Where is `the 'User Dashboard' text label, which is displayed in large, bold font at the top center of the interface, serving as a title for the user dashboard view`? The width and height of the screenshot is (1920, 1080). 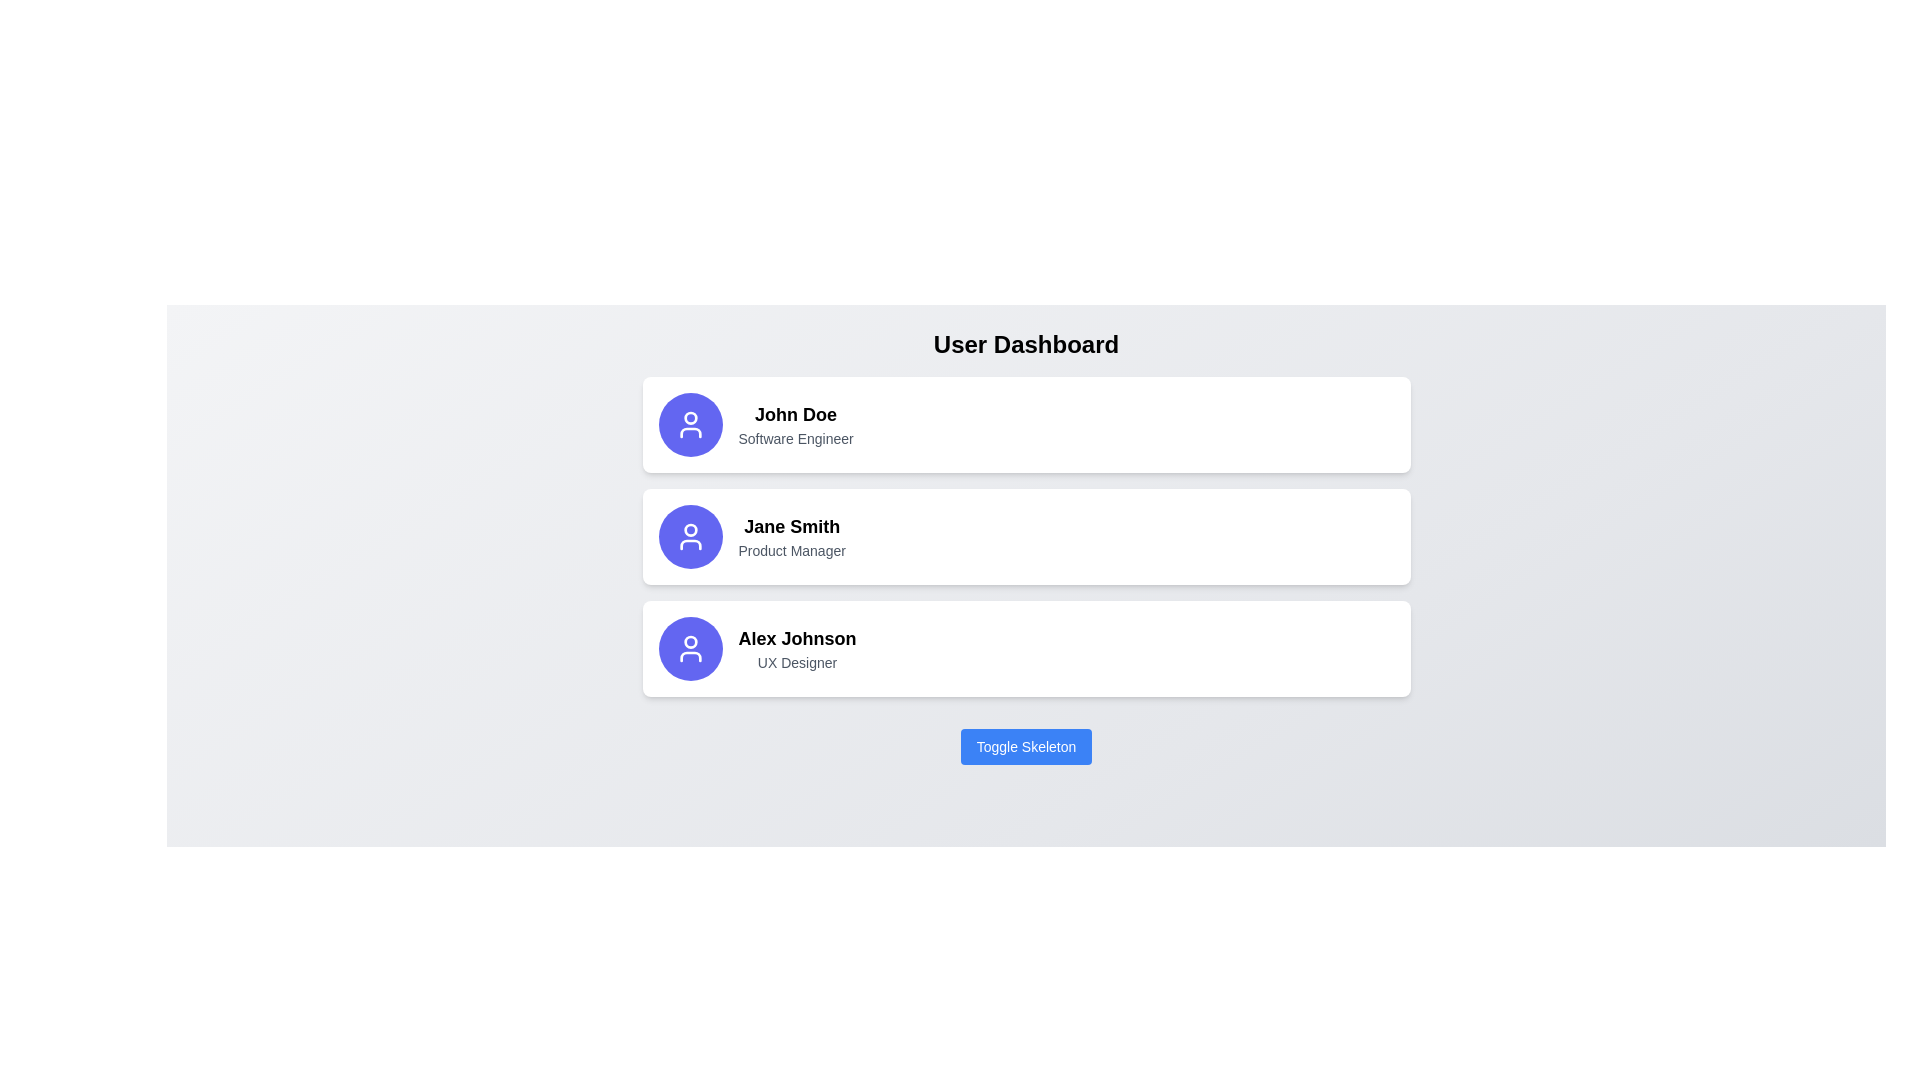
the 'User Dashboard' text label, which is displayed in large, bold font at the top center of the interface, serving as a title for the user dashboard view is located at coordinates (1026, 343).